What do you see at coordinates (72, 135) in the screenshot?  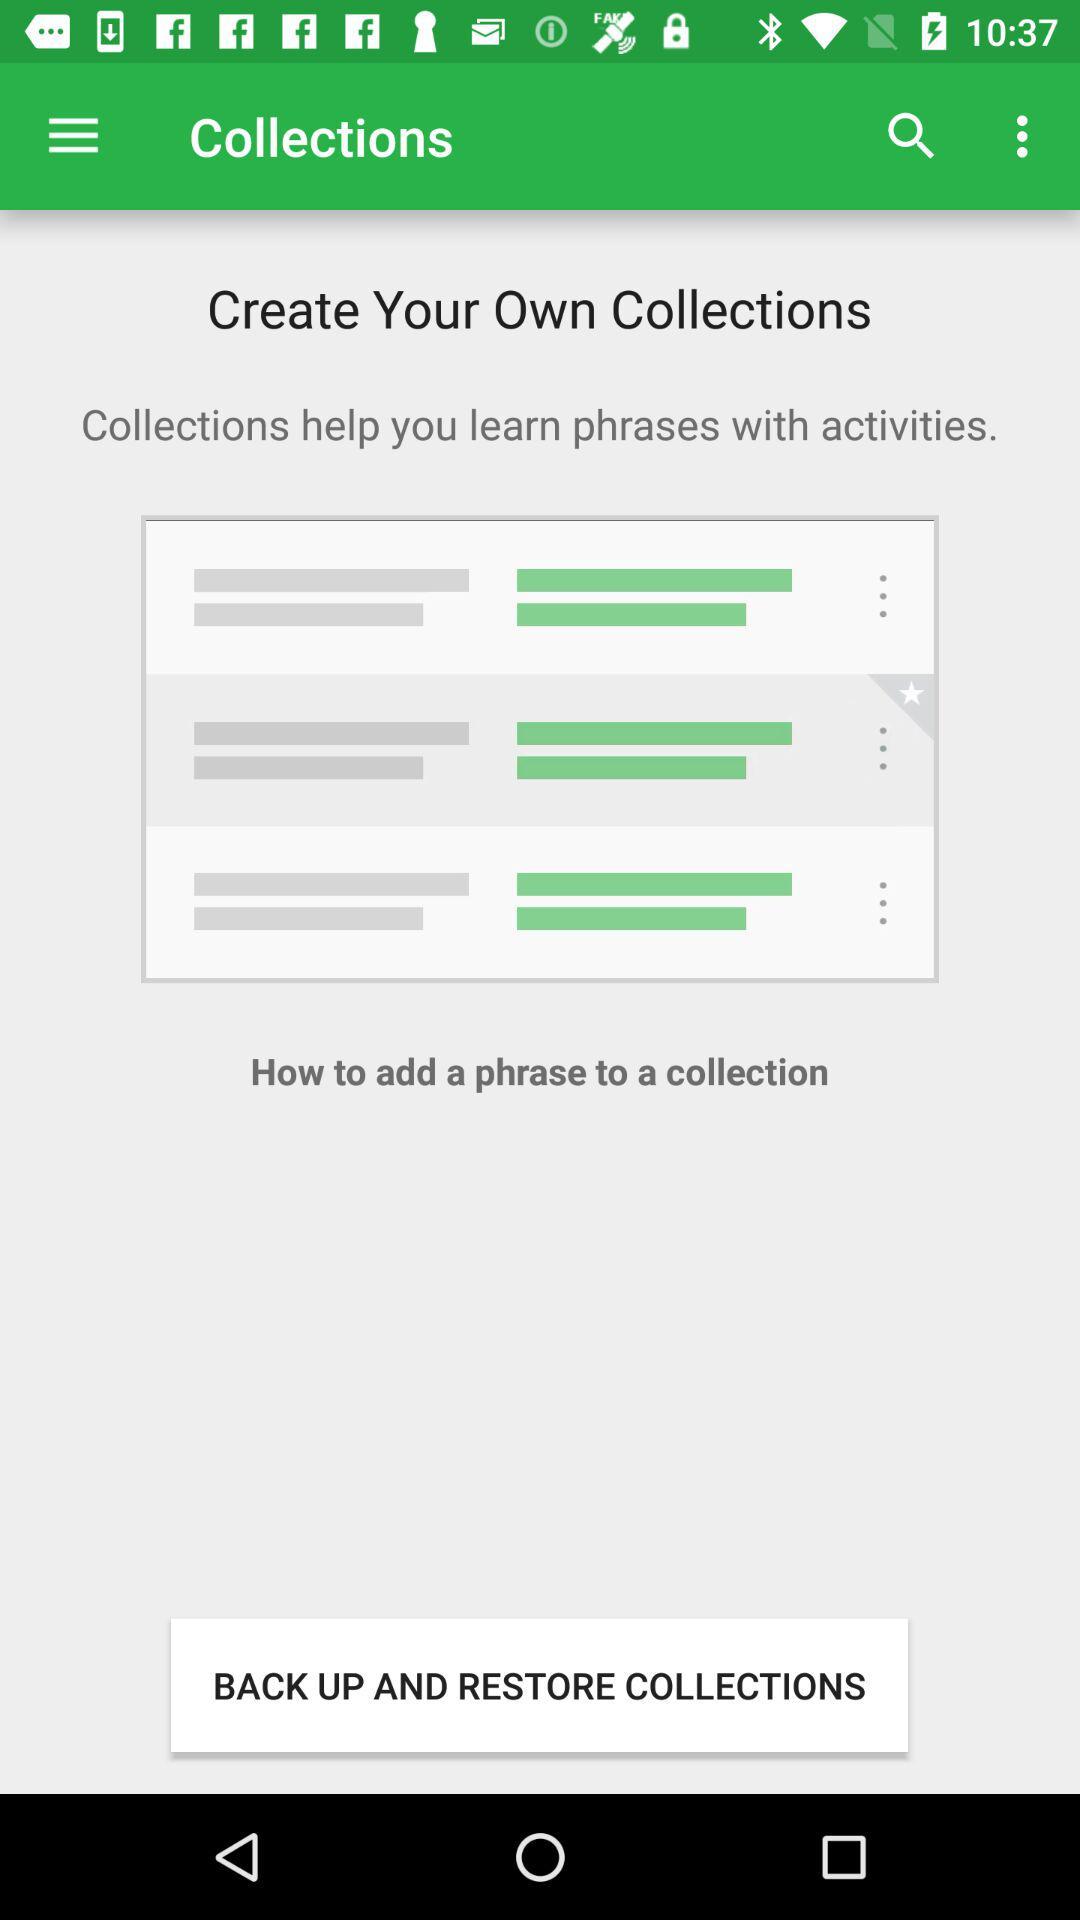 I see `drop down menu` at bounding box center [72, 135].